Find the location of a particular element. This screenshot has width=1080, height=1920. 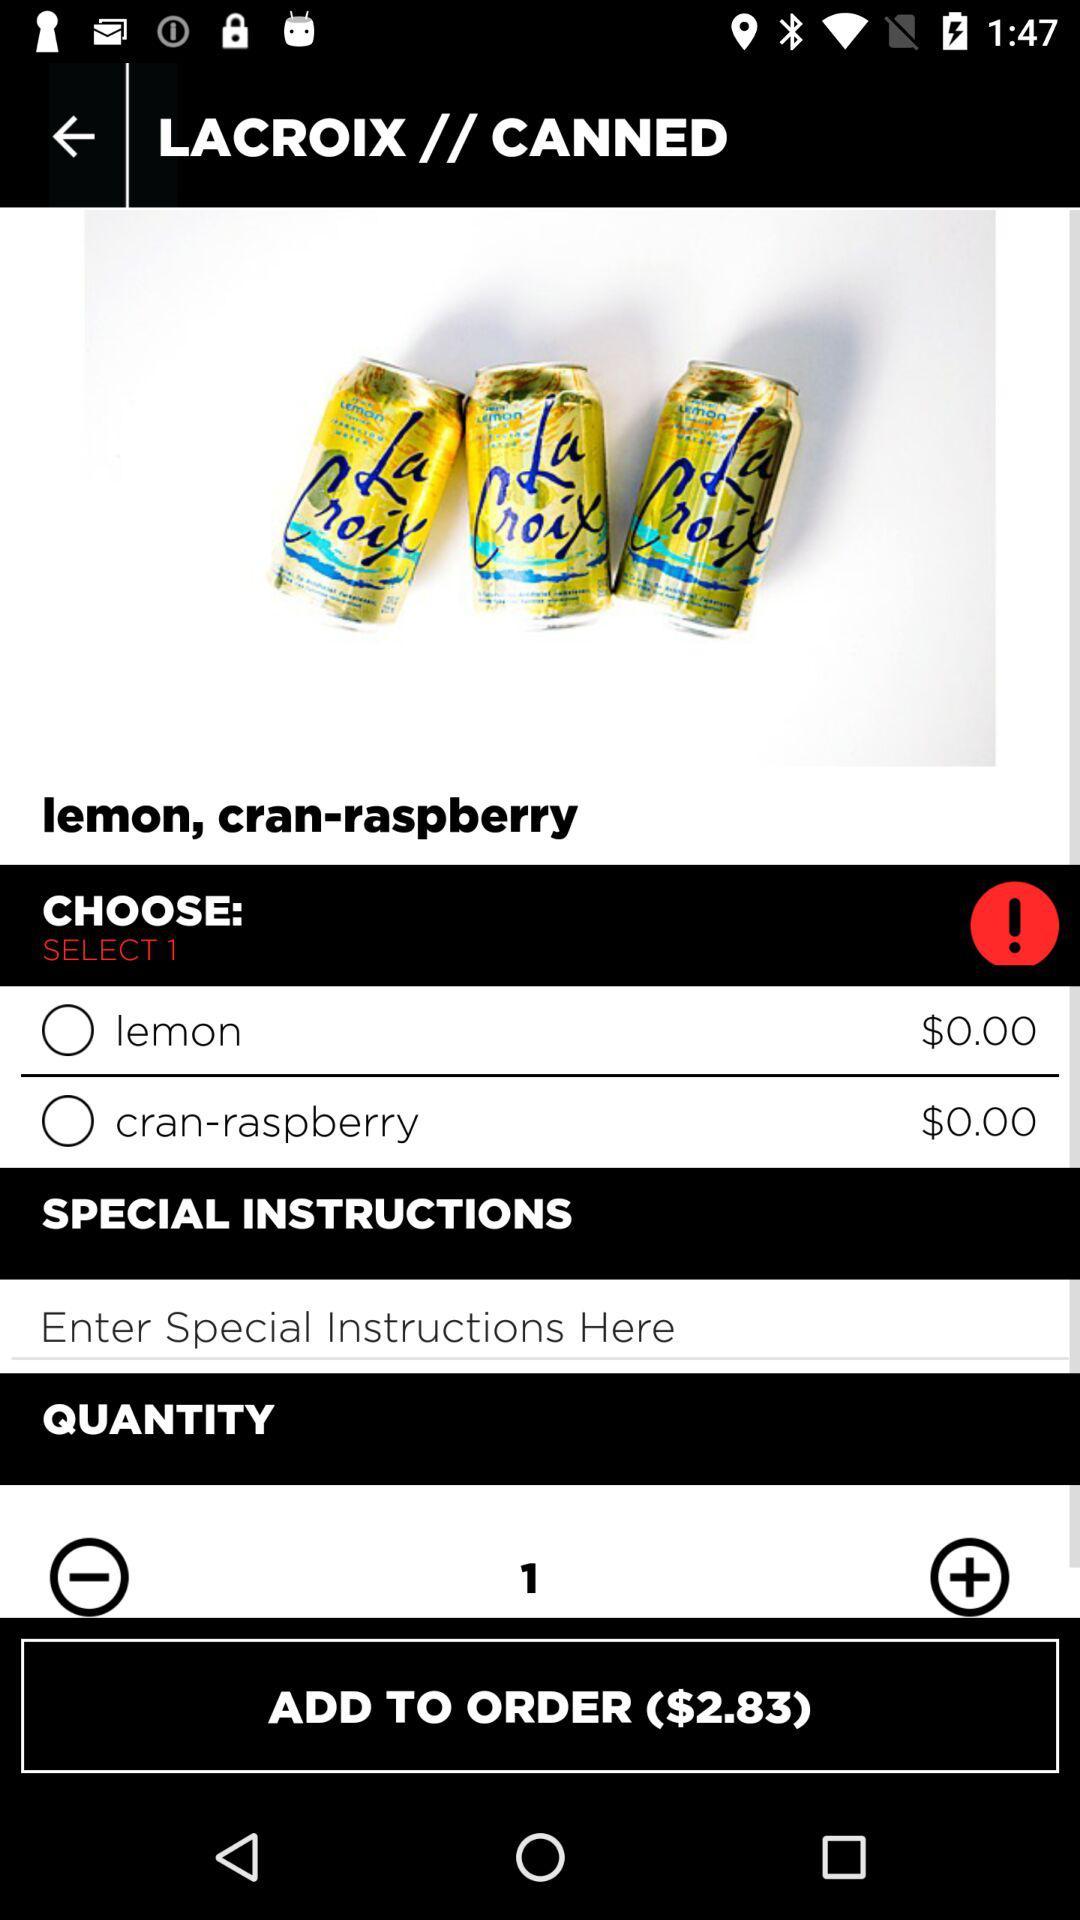

instructions is located at coordinates (540, 1326).